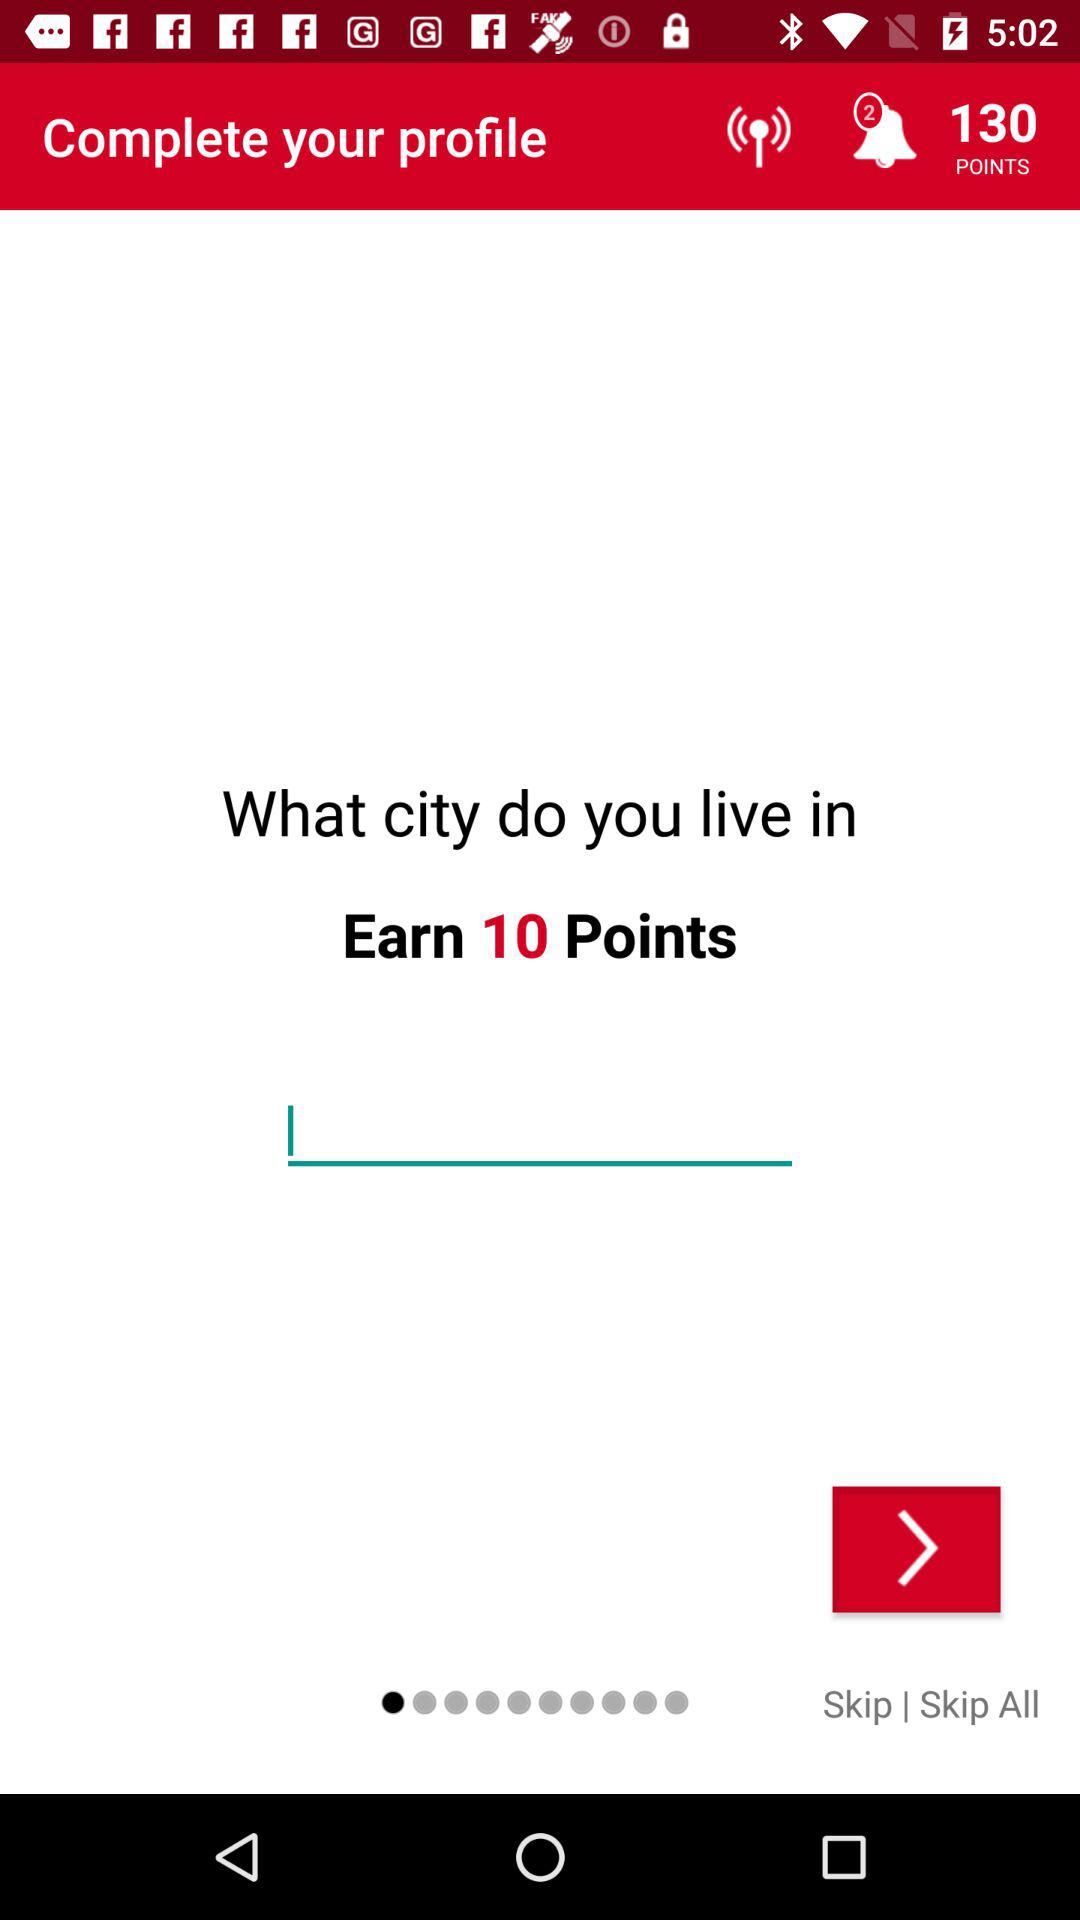 The height and width of the screenshot is (1920, 1080). Describe the element at coordinates (978, 1702) in the screenshot. I see `item next to the  |  icon` at that location.